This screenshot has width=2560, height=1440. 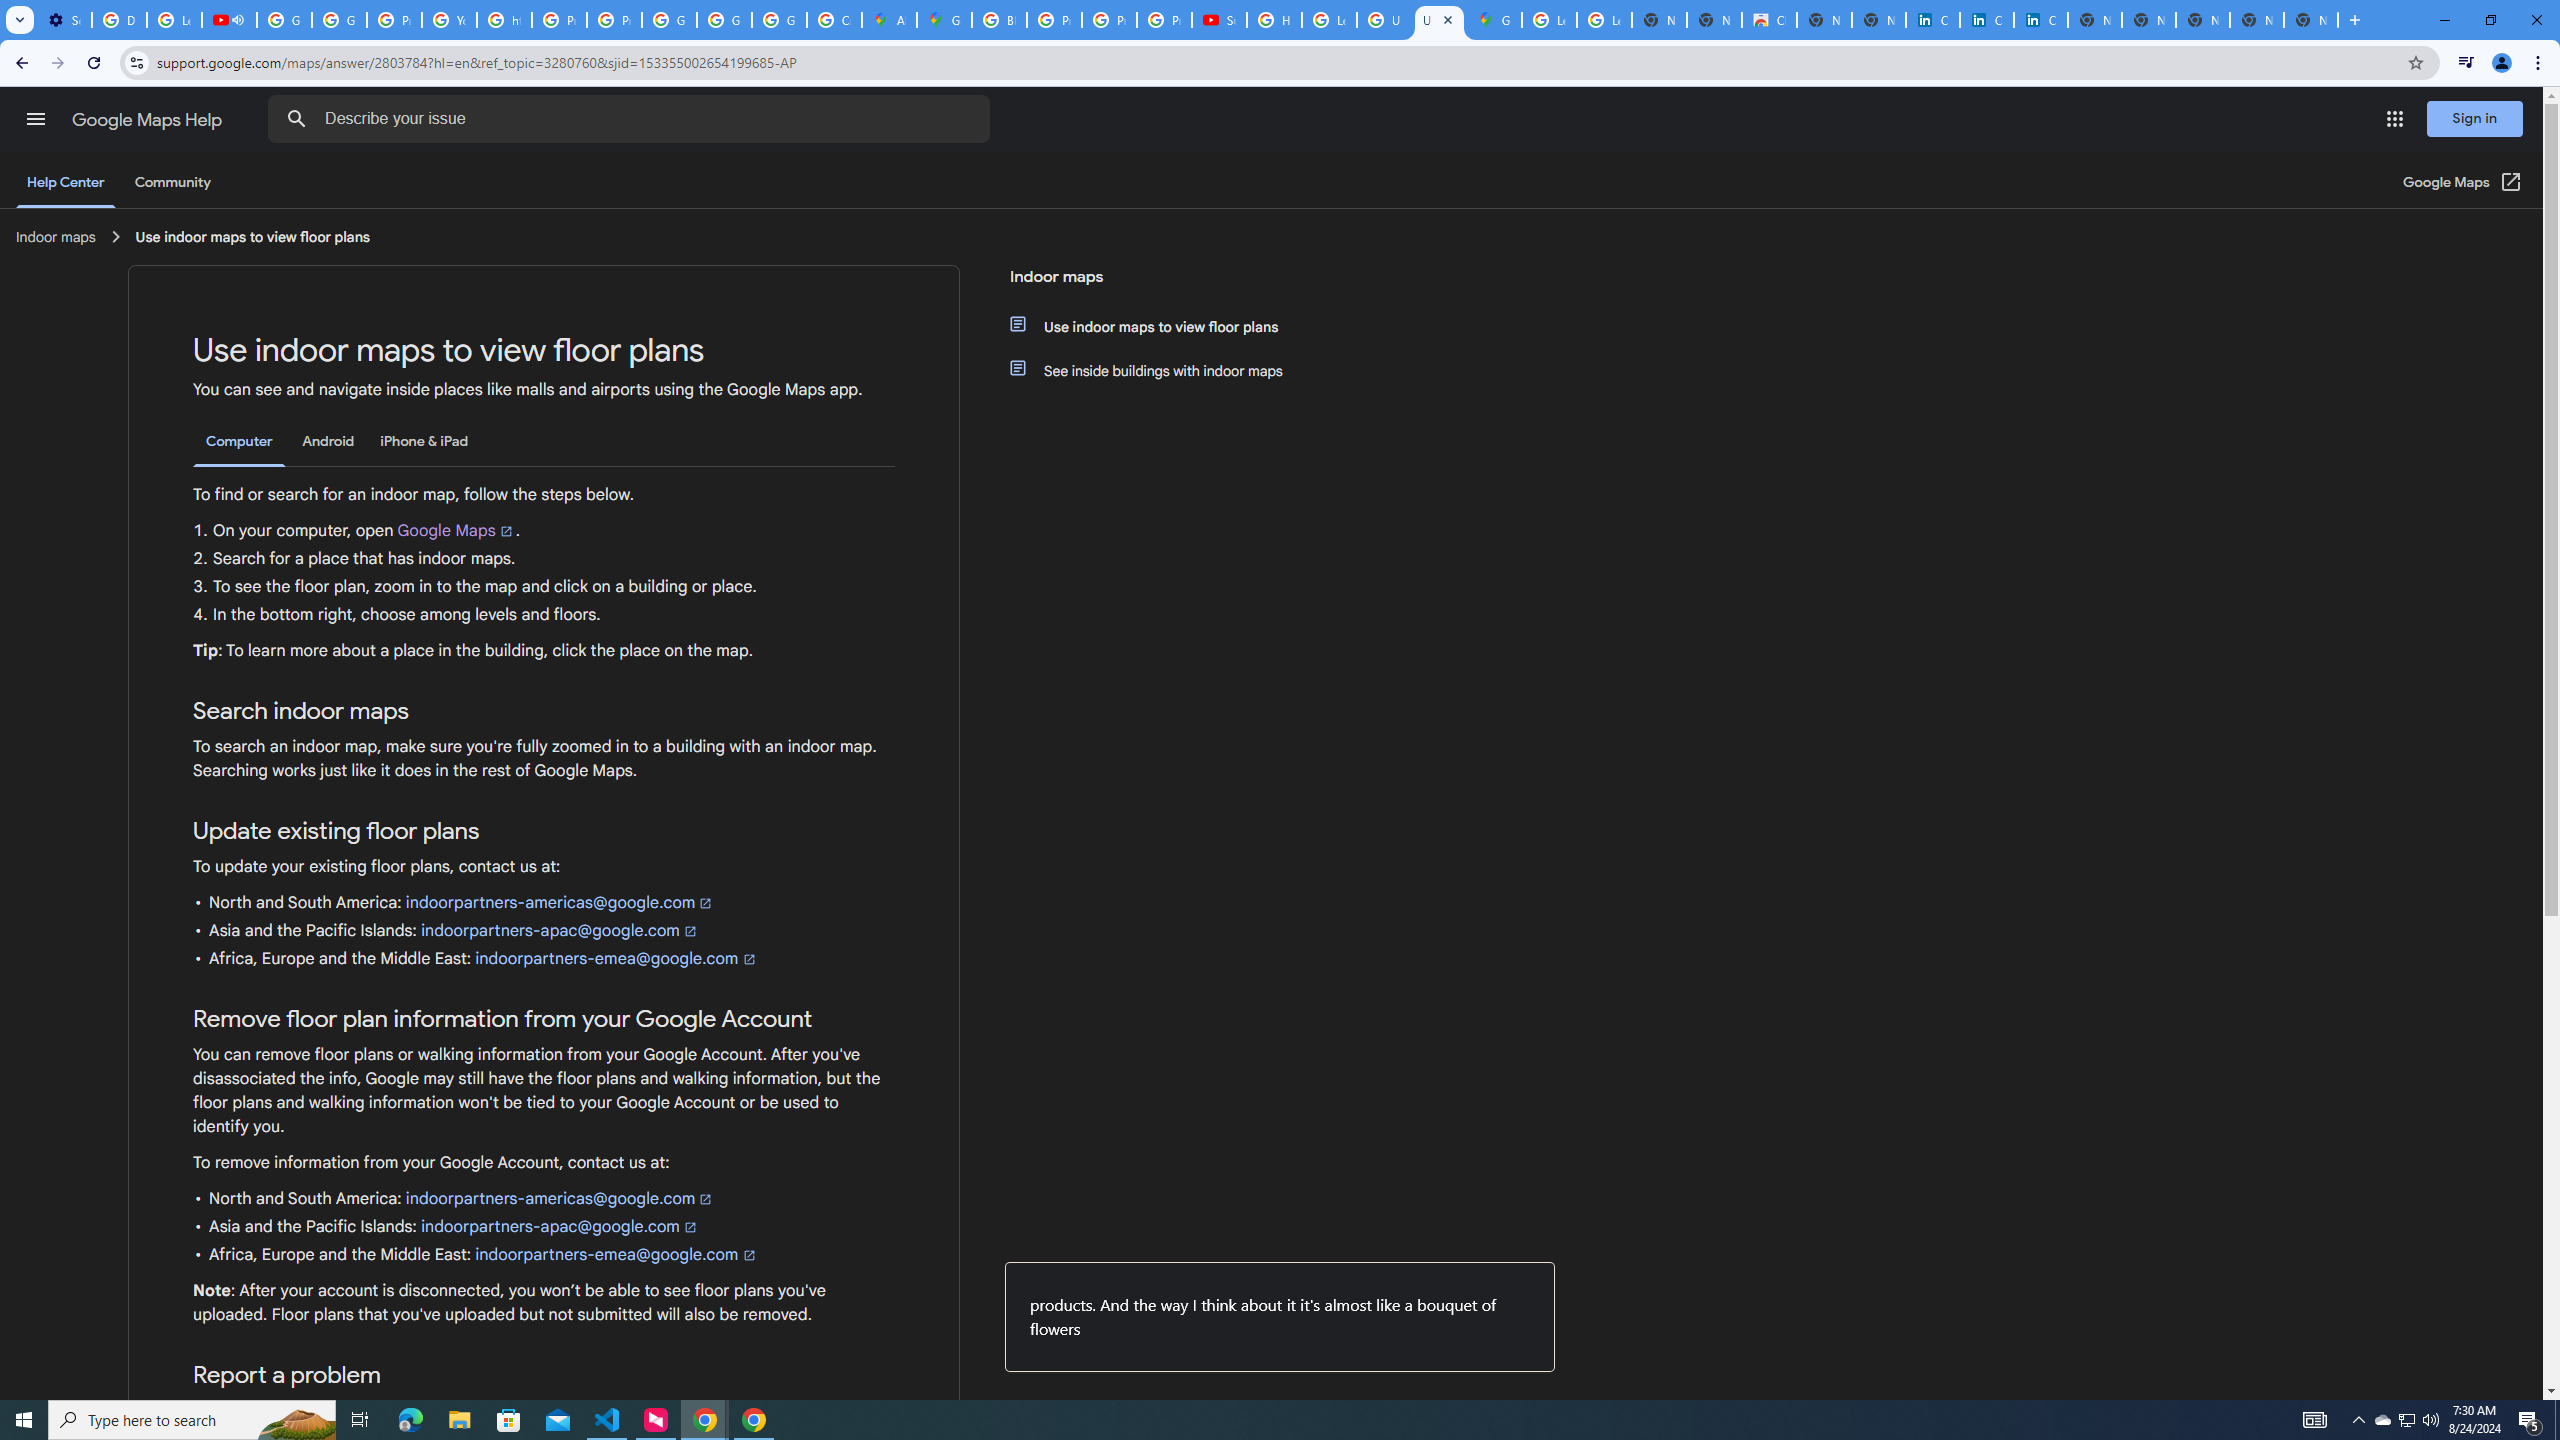 I want to click on 'Community', so click(x=171, y=181).